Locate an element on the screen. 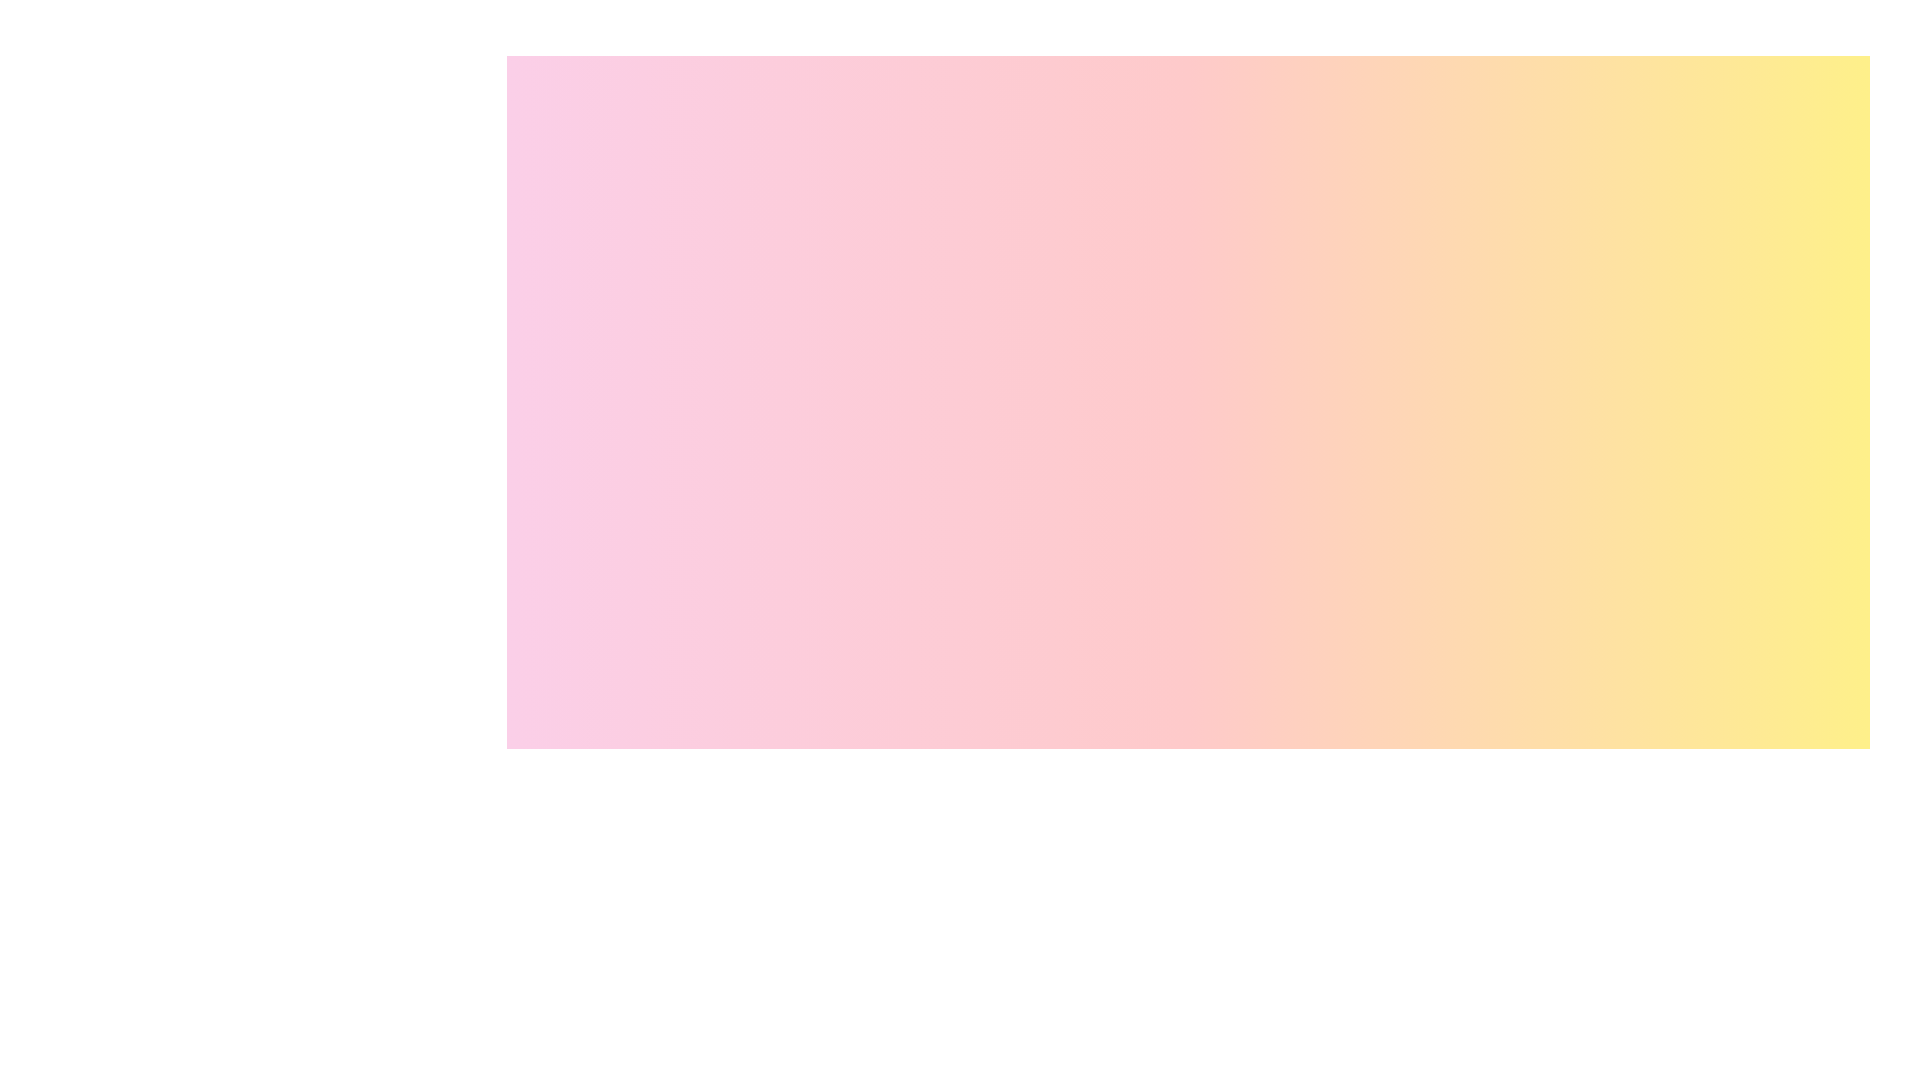 The image size is (1920, 1080). the menu item Nearby from the ExploreSpeedDial component is located at coordinates (1836, 832).